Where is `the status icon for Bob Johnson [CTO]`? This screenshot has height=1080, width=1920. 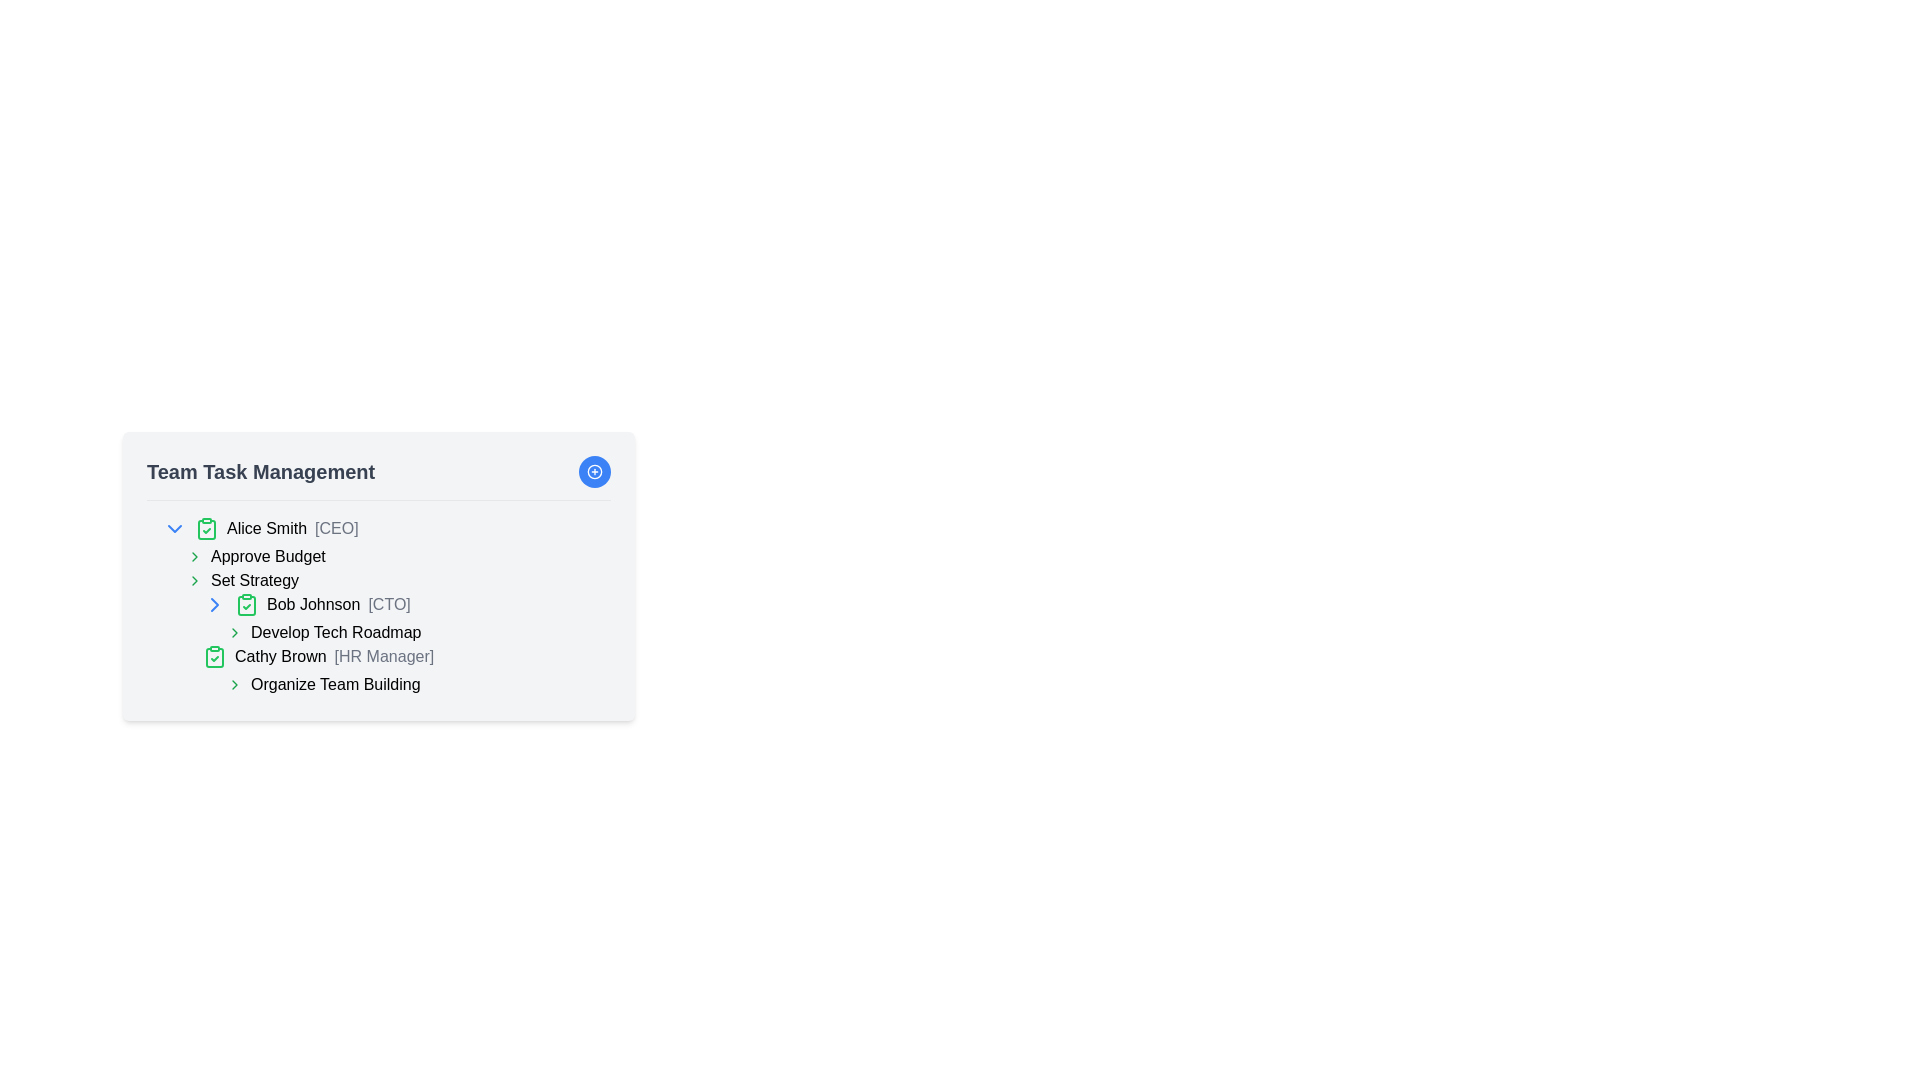 the status icon for Bob Johnson [CTO] is located at coordinates (245, 604).